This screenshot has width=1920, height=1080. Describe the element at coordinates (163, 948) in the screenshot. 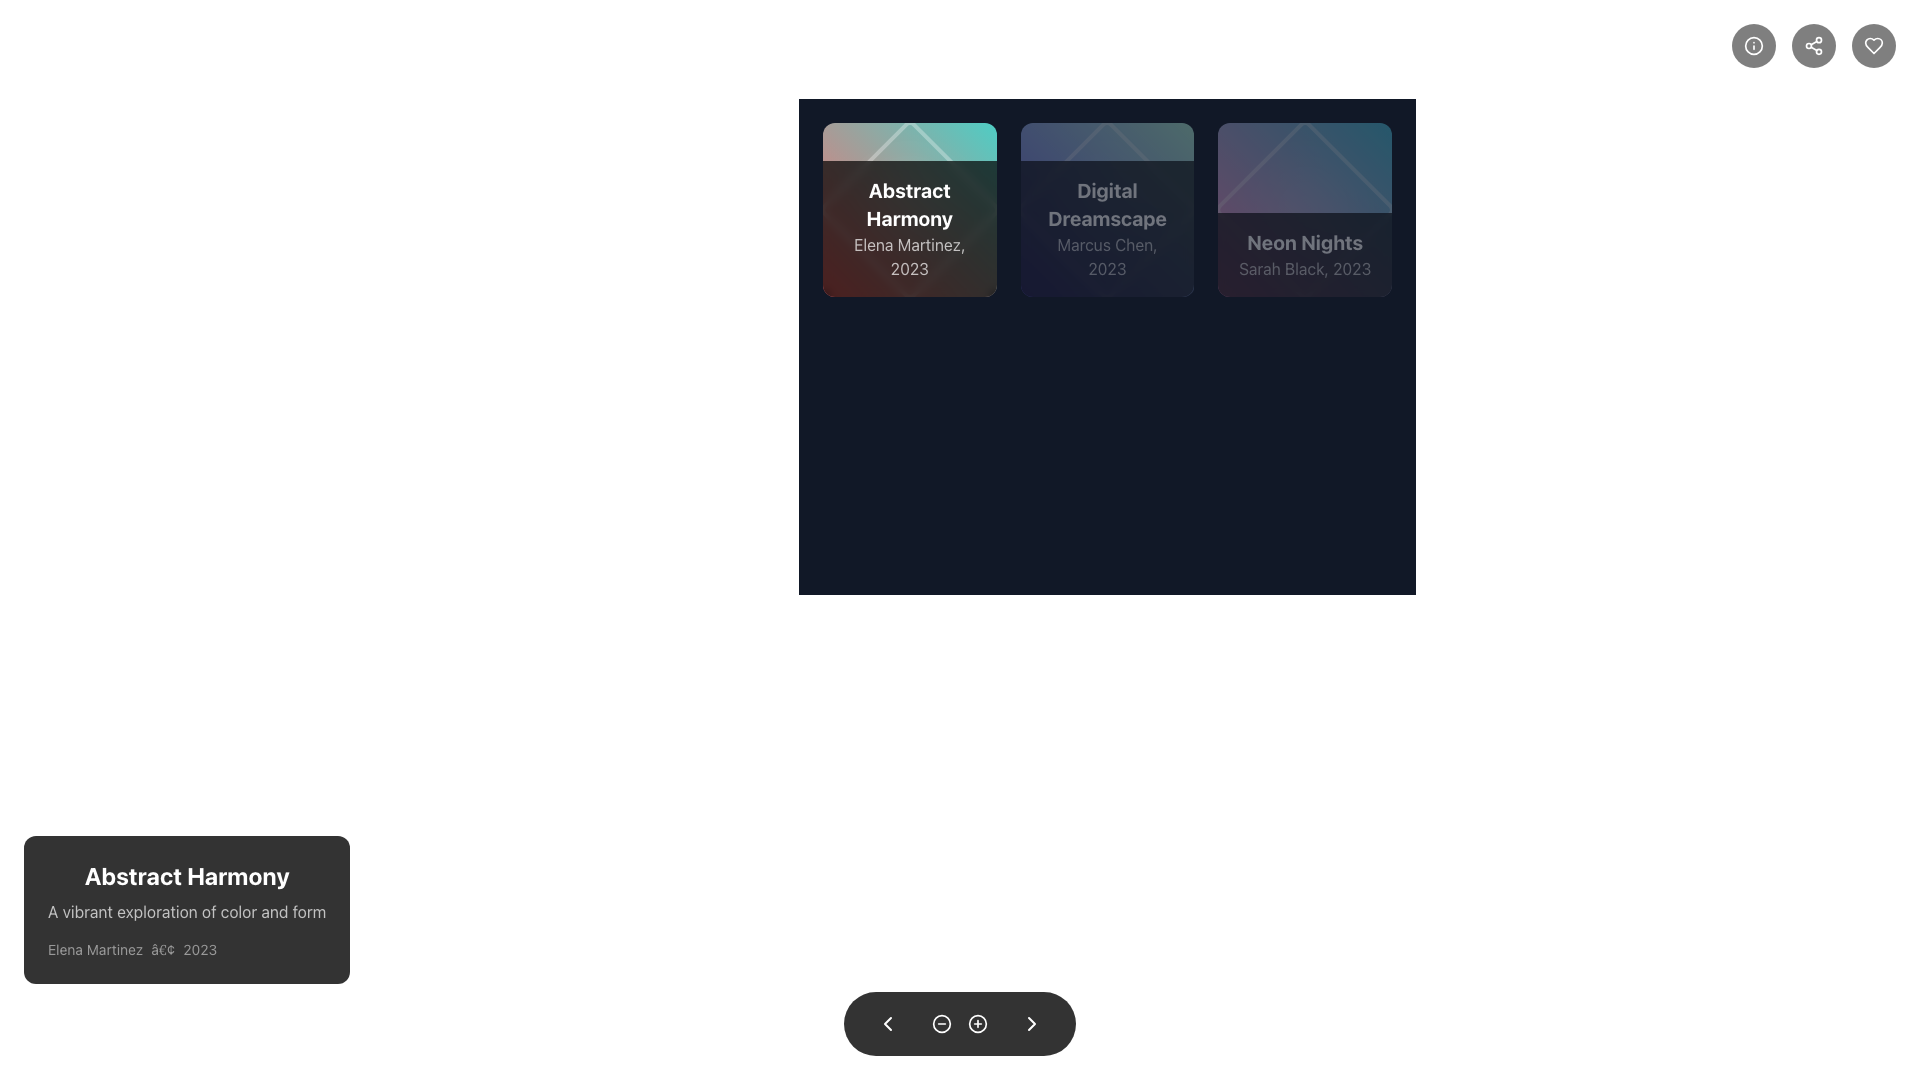

I see `the Bullet separator element, which visually separates the text 'Elena Martinez' and '2023' in the lower-left quadrant of the interface` at that location.